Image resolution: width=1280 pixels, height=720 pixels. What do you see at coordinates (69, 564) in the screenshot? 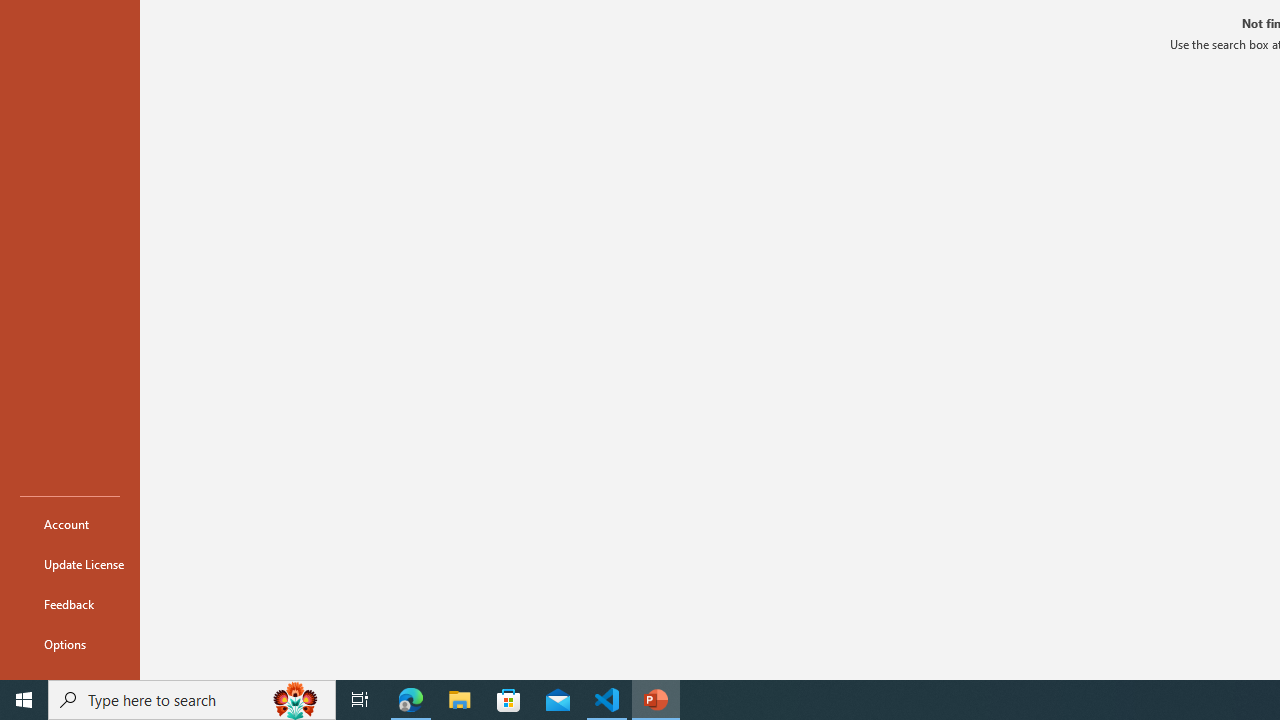
I see `'Update License'` at bounding box center [69, 564].